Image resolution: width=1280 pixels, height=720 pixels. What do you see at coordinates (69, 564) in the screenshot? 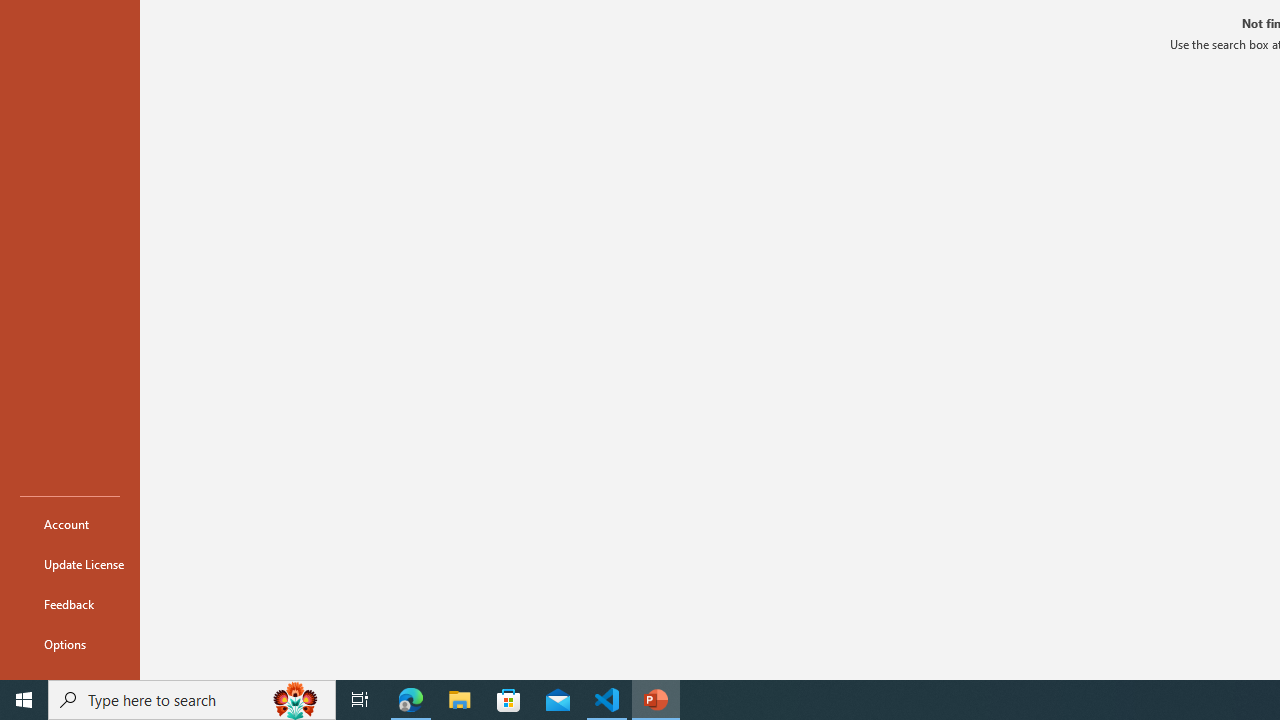
I see `'Update License'` at bounding box center [69, 564].